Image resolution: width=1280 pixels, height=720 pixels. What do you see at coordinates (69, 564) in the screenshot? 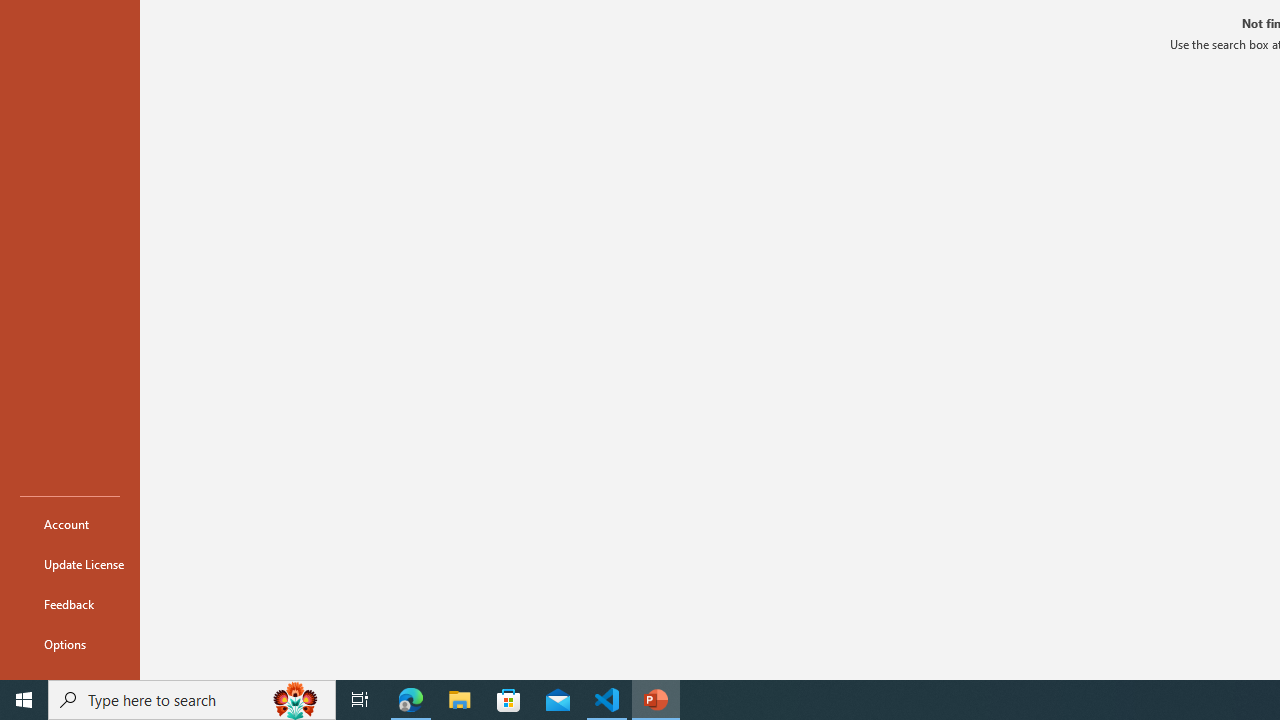
I see `'Update License'` at bounding box center [69, 564].